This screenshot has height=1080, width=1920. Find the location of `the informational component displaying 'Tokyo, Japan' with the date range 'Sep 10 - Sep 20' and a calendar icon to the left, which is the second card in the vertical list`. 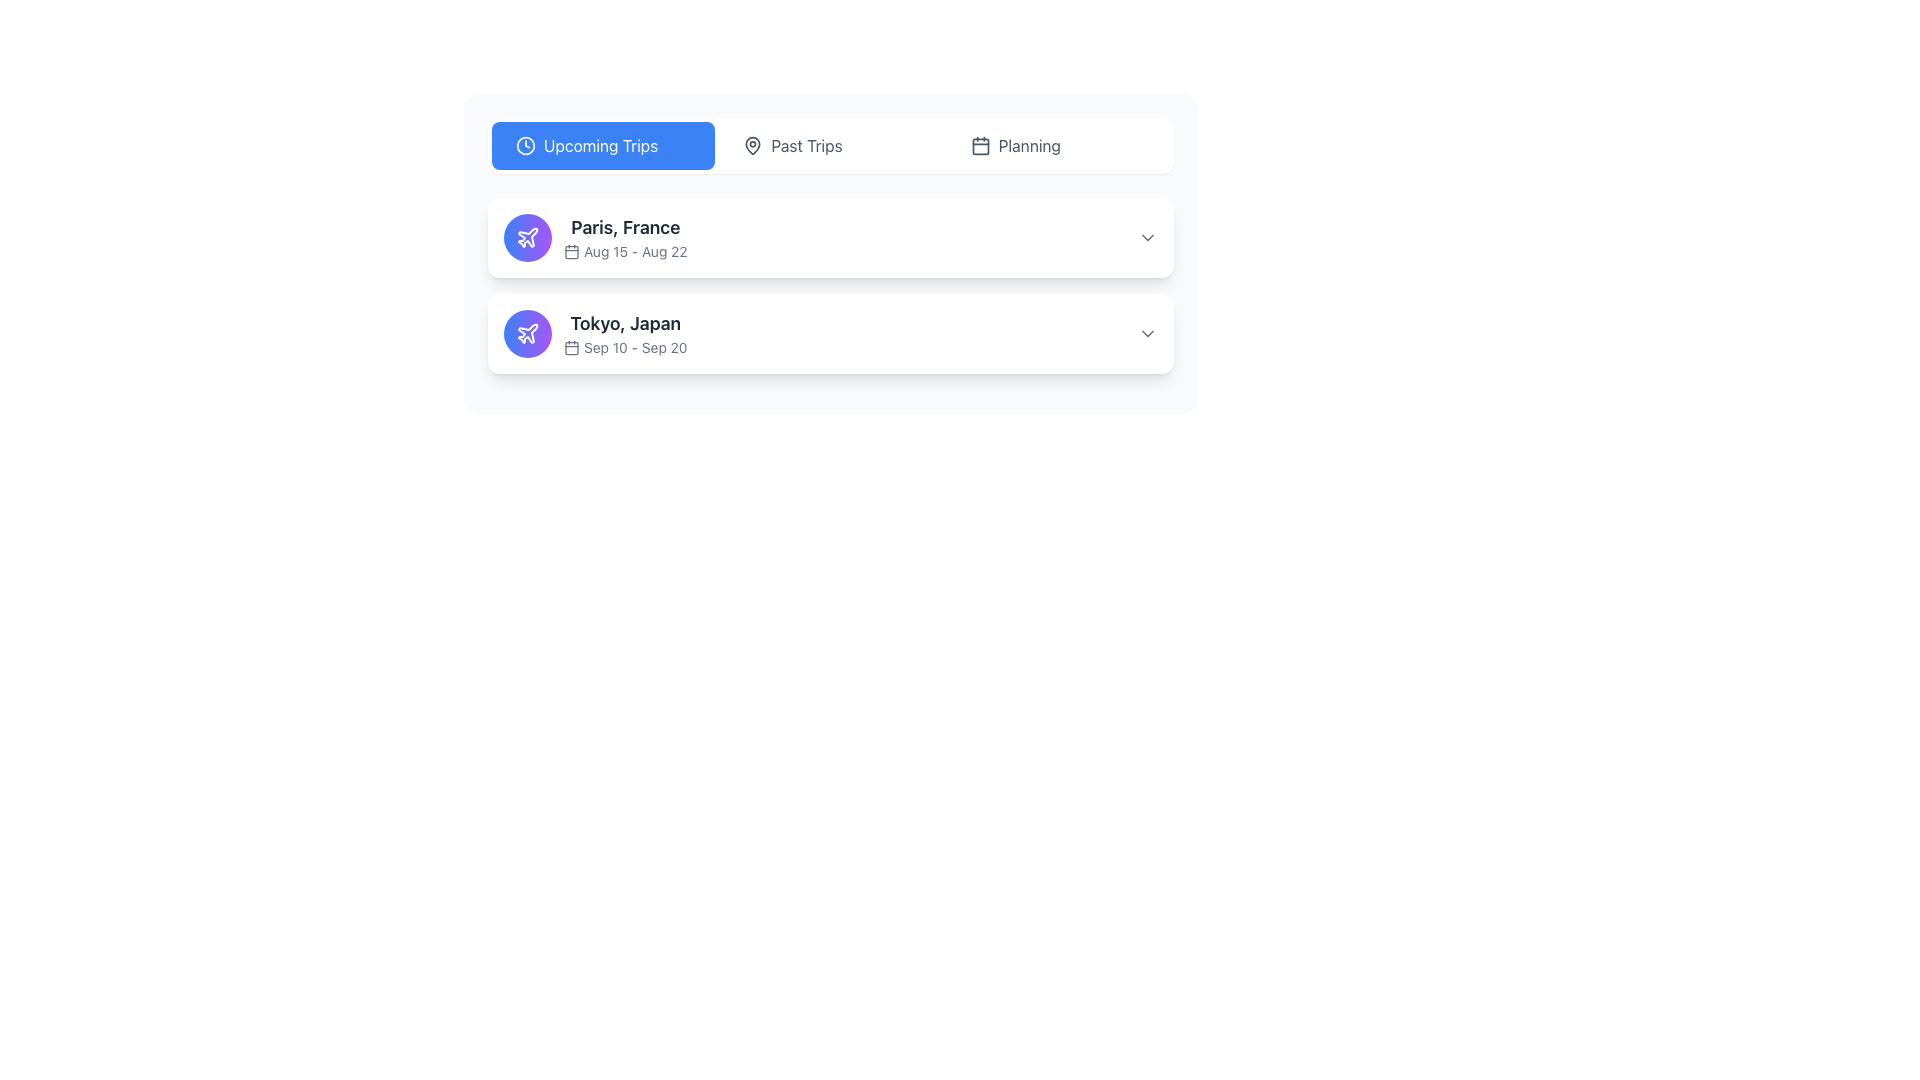

the informational component displaying 'Tokyo, Japan' with the date range 'Sep 10 - Sep 20' and a calendar icon to the left, which is the second card in the vertical list is located at coordinates (624, 333).